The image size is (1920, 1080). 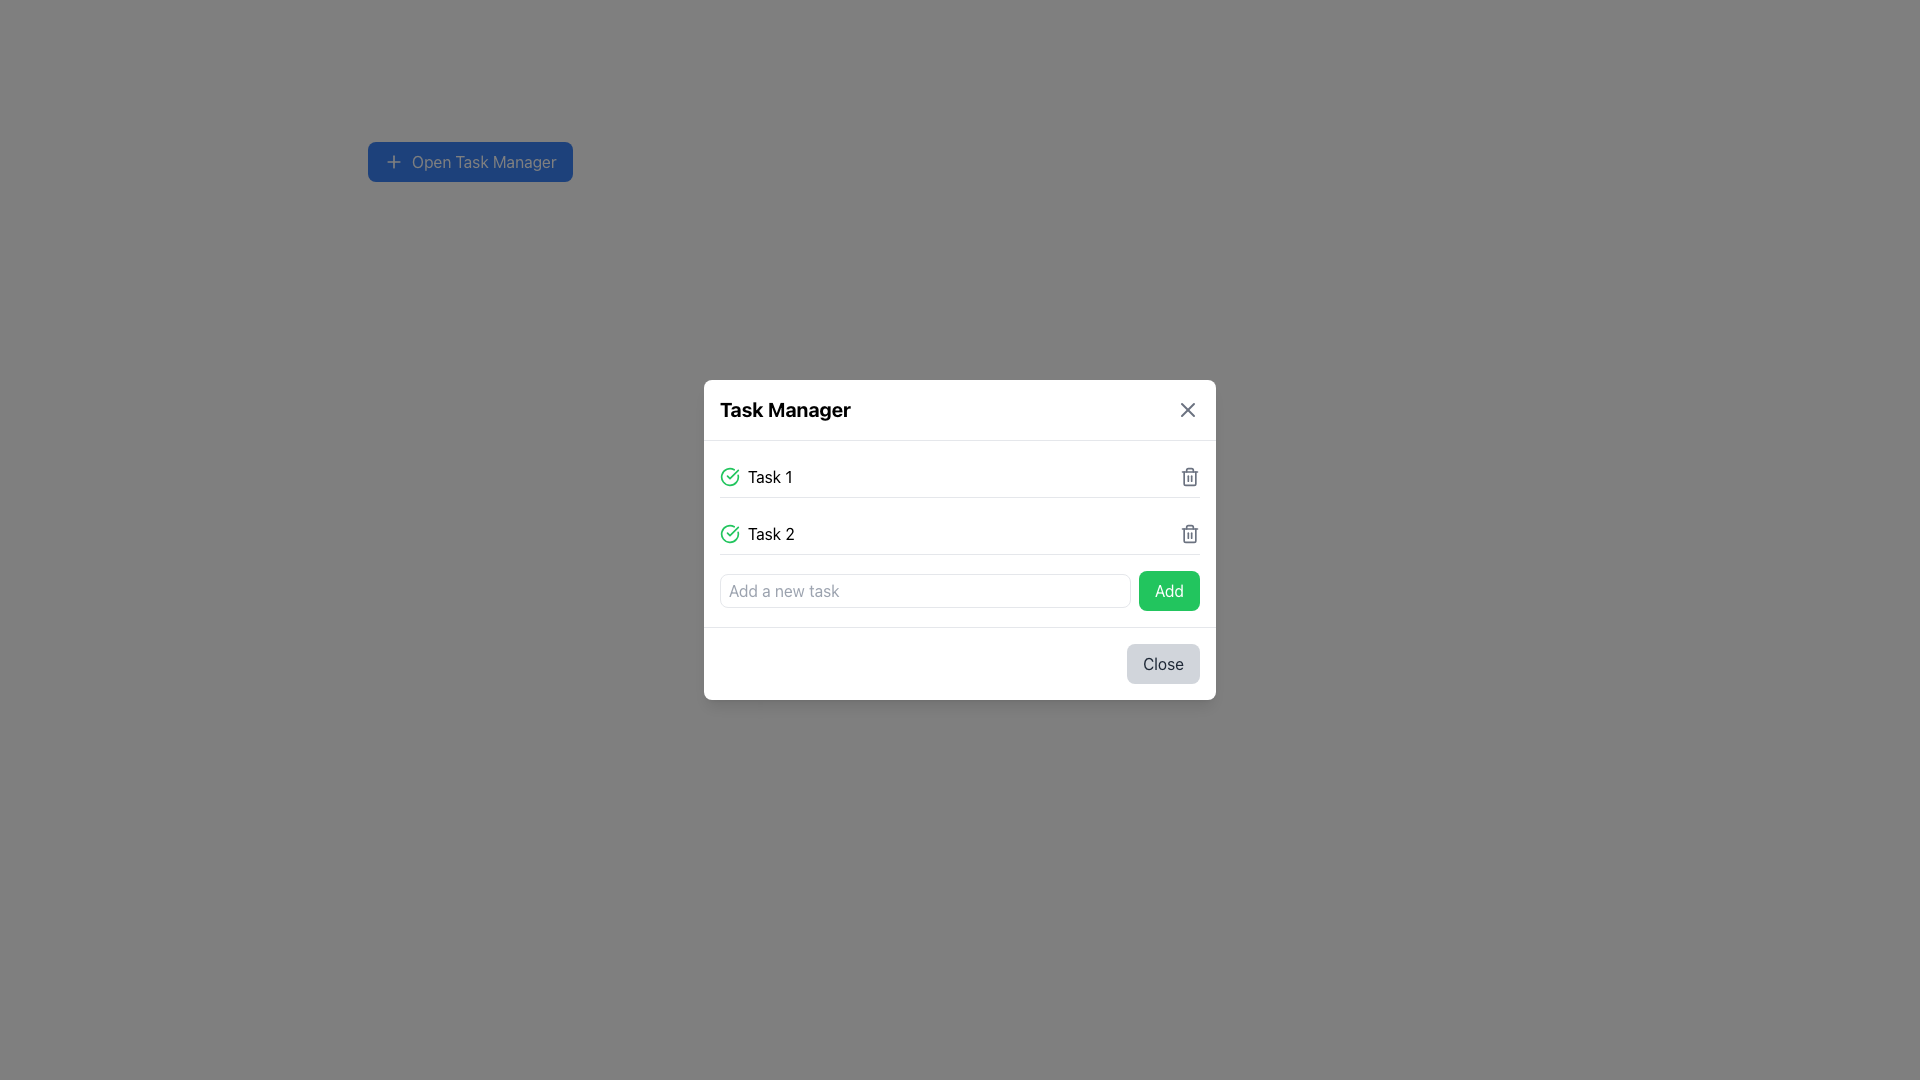 What do you see at coordinates (756, 532) in the screenshot?
I see `text label identifying the second task in the 'Task Manager' dialogue, which is located under 'Task 1' and above the input field for adding a new task` at bounding box center [756, 532].